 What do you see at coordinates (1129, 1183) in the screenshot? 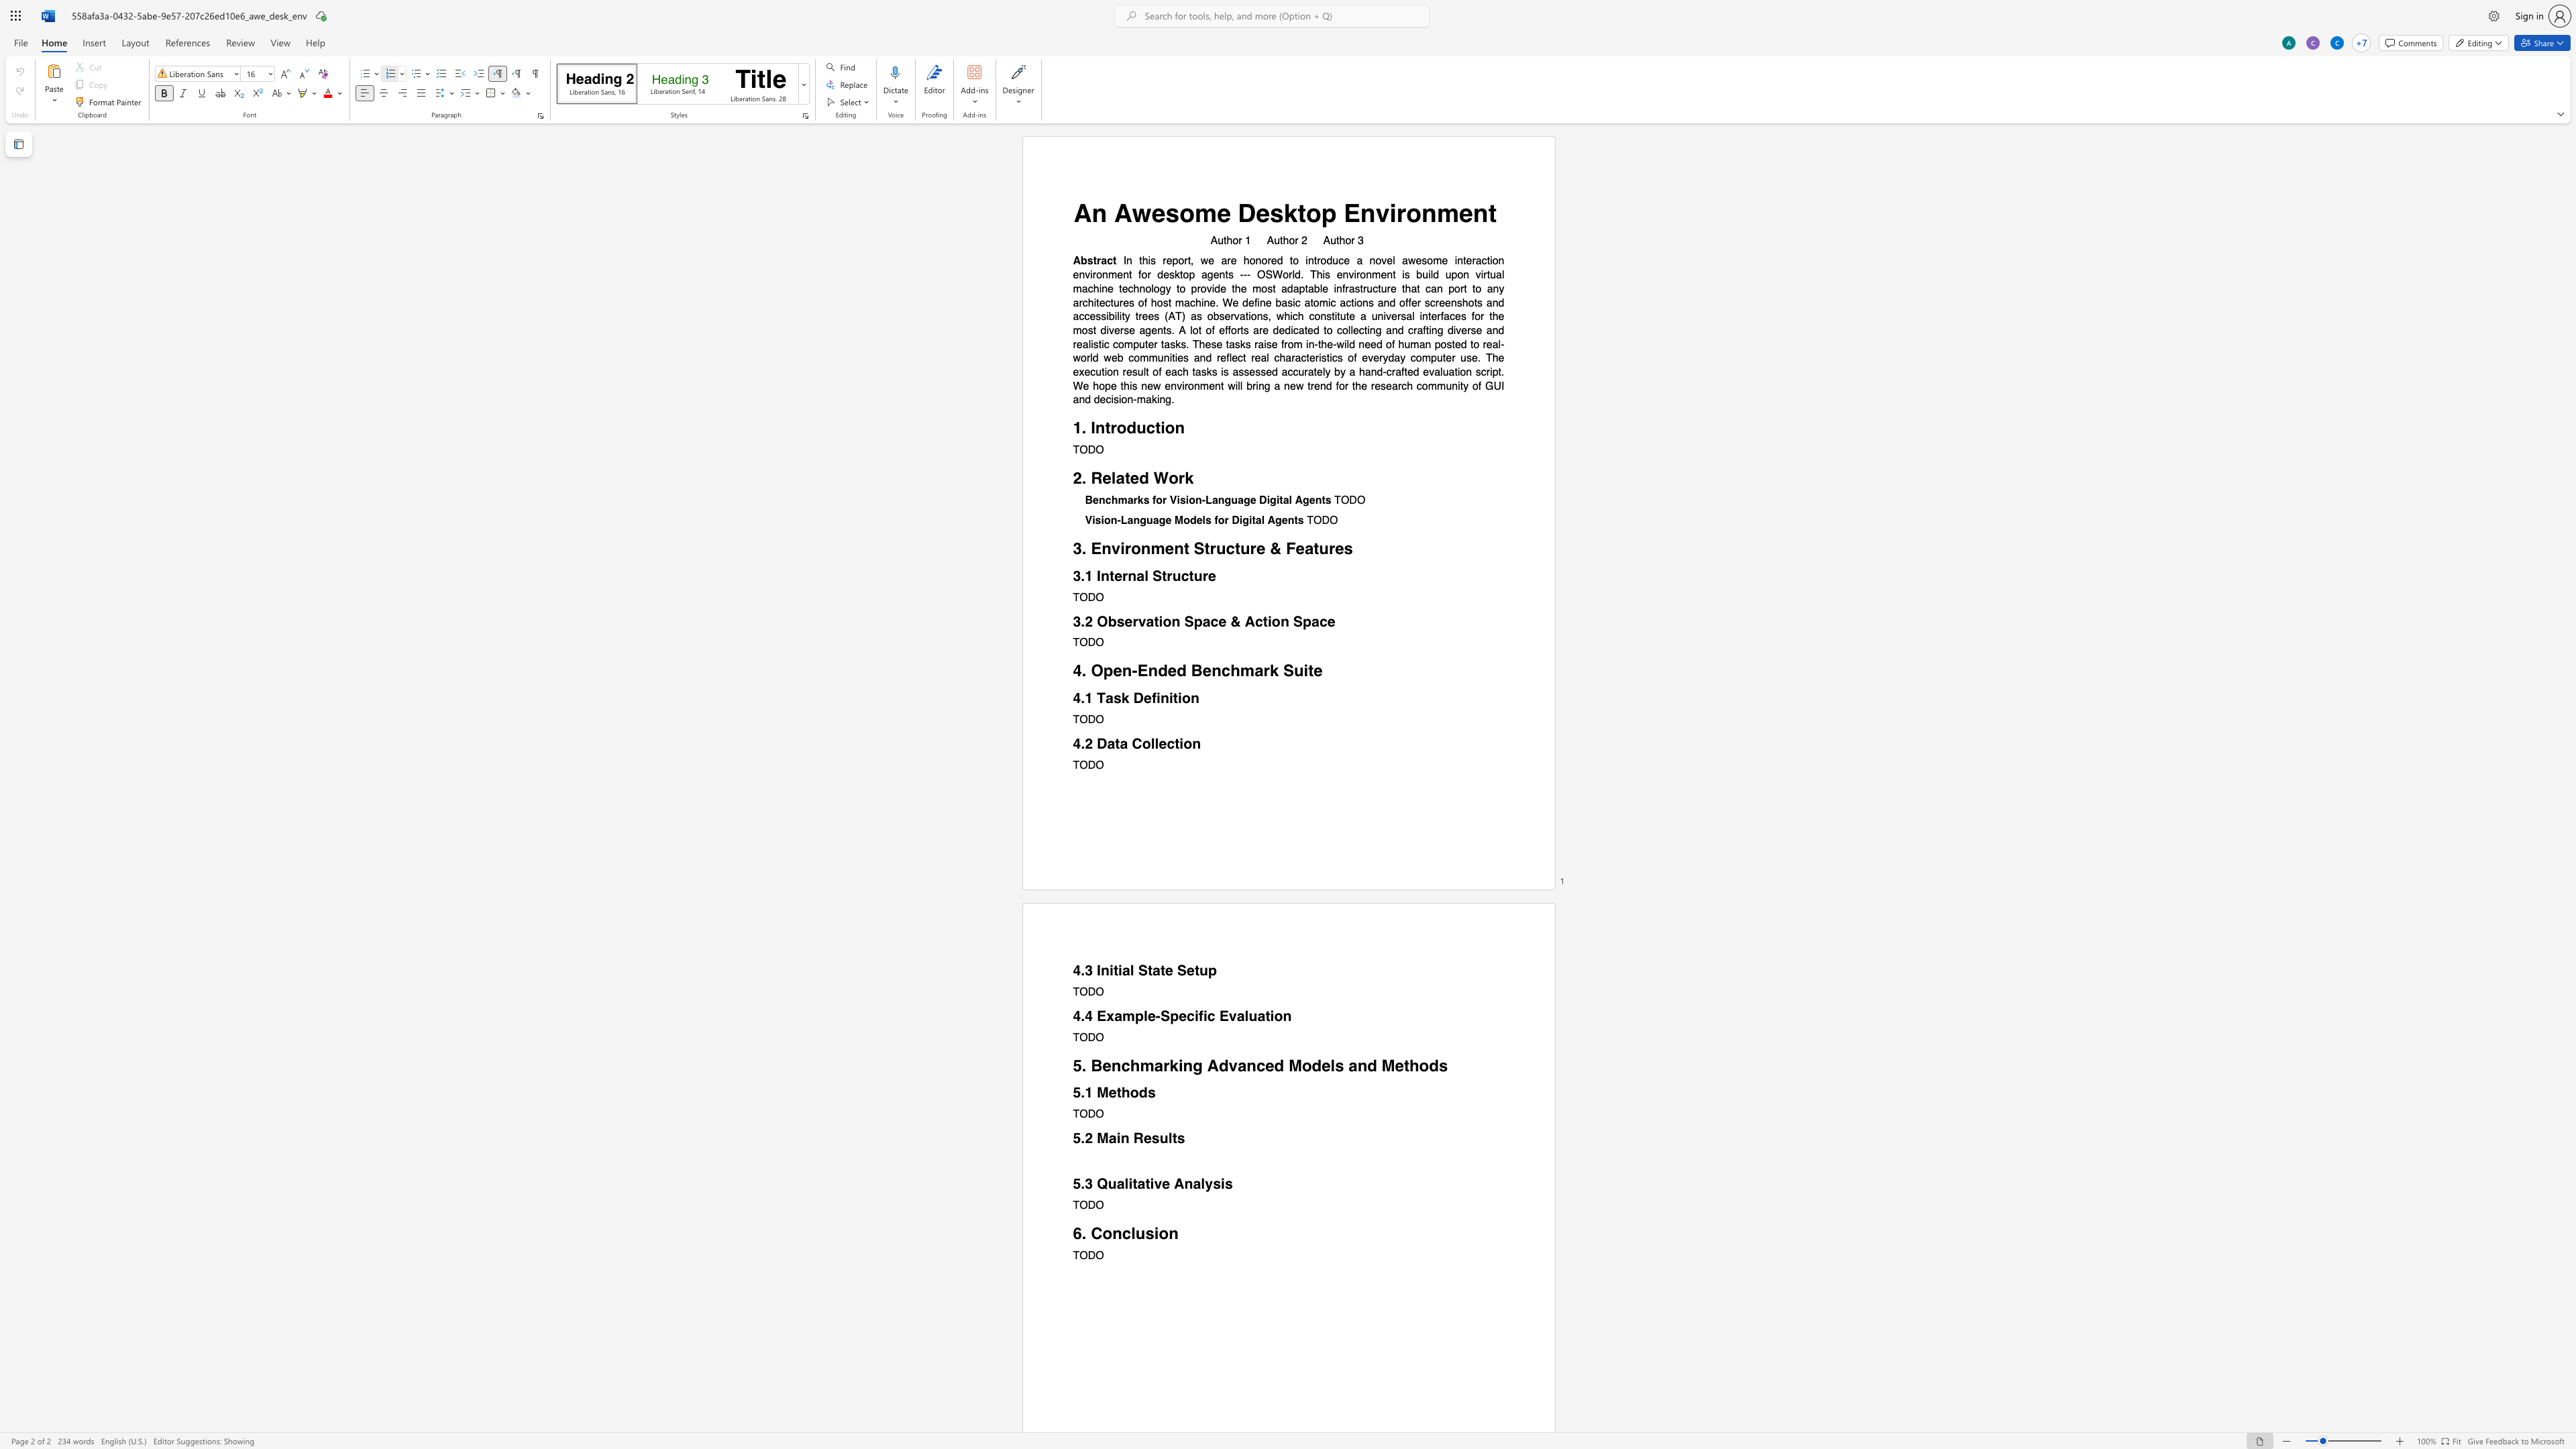
I see `the 1th character "i" in the text` at bounding box center [1129, 1183].